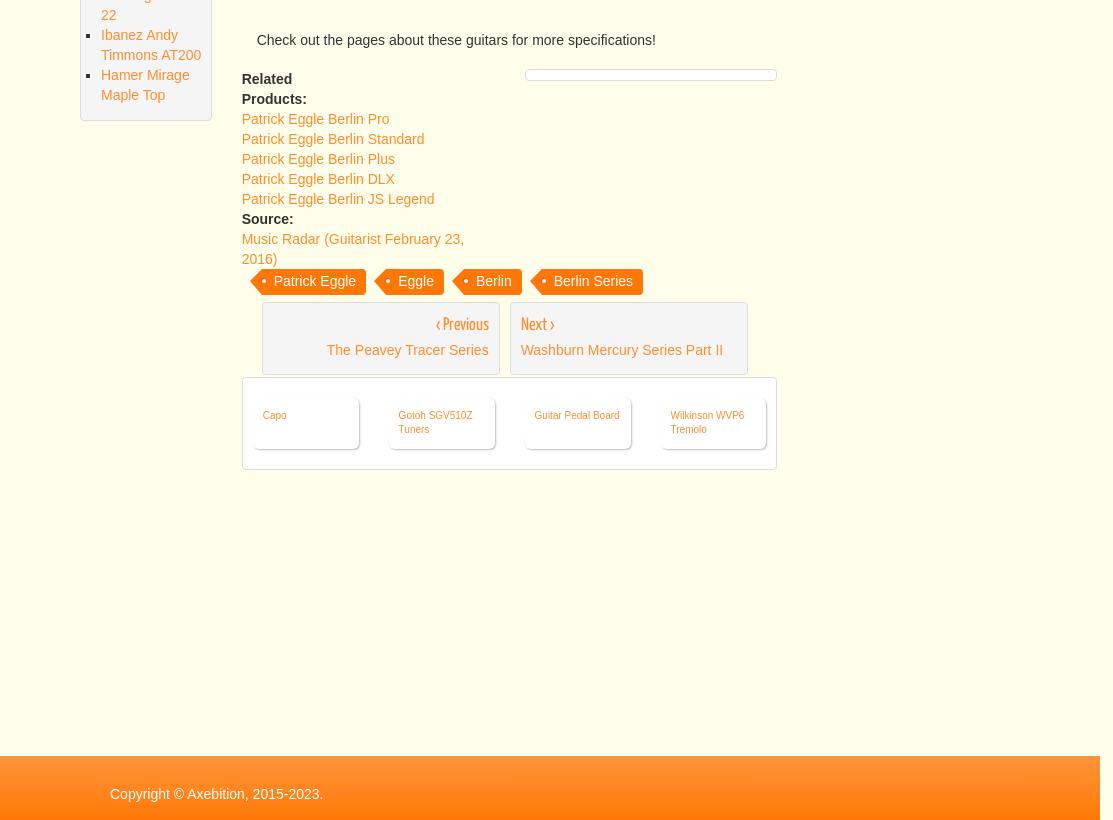  I want to click on 'To top it all off there was the Patrick Eggle Berlin JS Legend, which was designed with "Big Jim" Sullivan. This guitar also featured a maple body like the DLX and had Maple leaf inlays plus the number of the guitar on the 24th fre . The humbuckers are active', so click(507, 235).